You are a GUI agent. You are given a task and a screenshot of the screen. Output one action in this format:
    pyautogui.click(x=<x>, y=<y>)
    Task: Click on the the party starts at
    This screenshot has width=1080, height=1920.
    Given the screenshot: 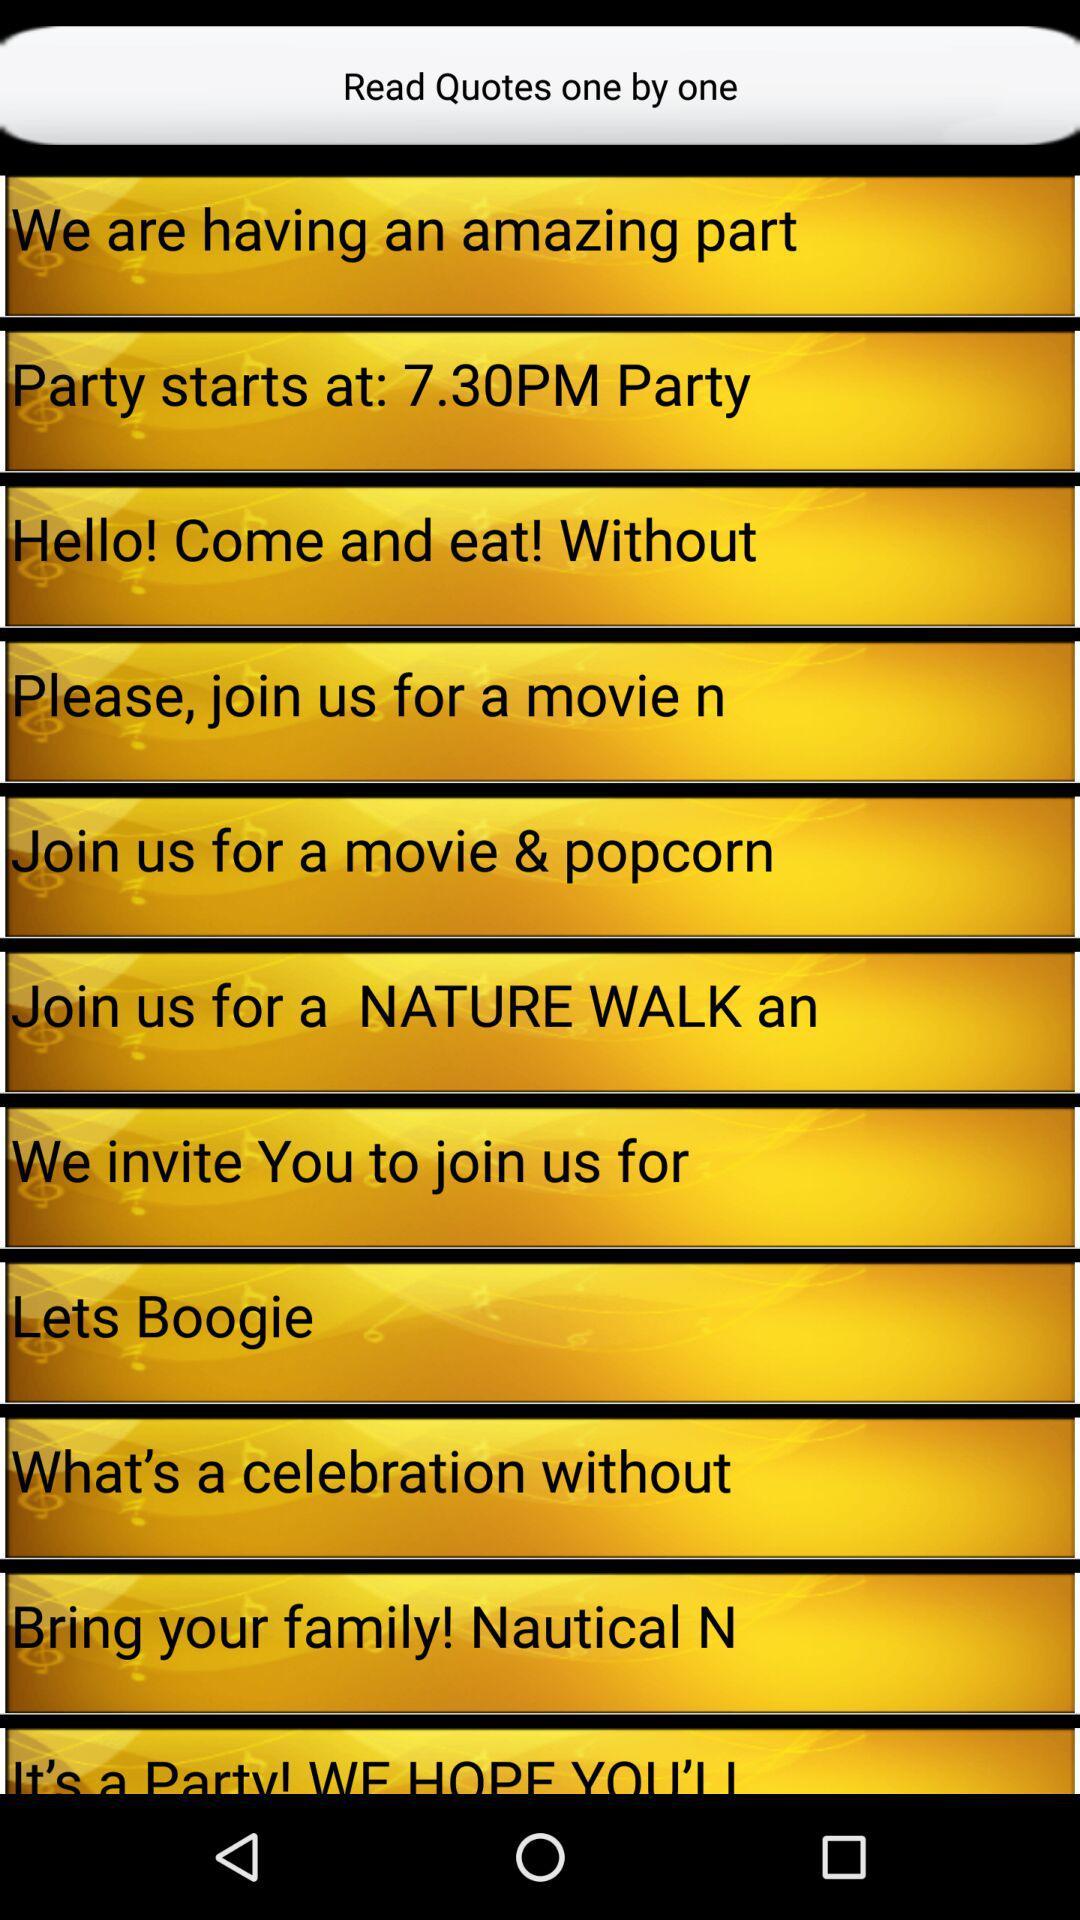 What is the action you would take?
    pyautogui.click(x=542, y=382)
    